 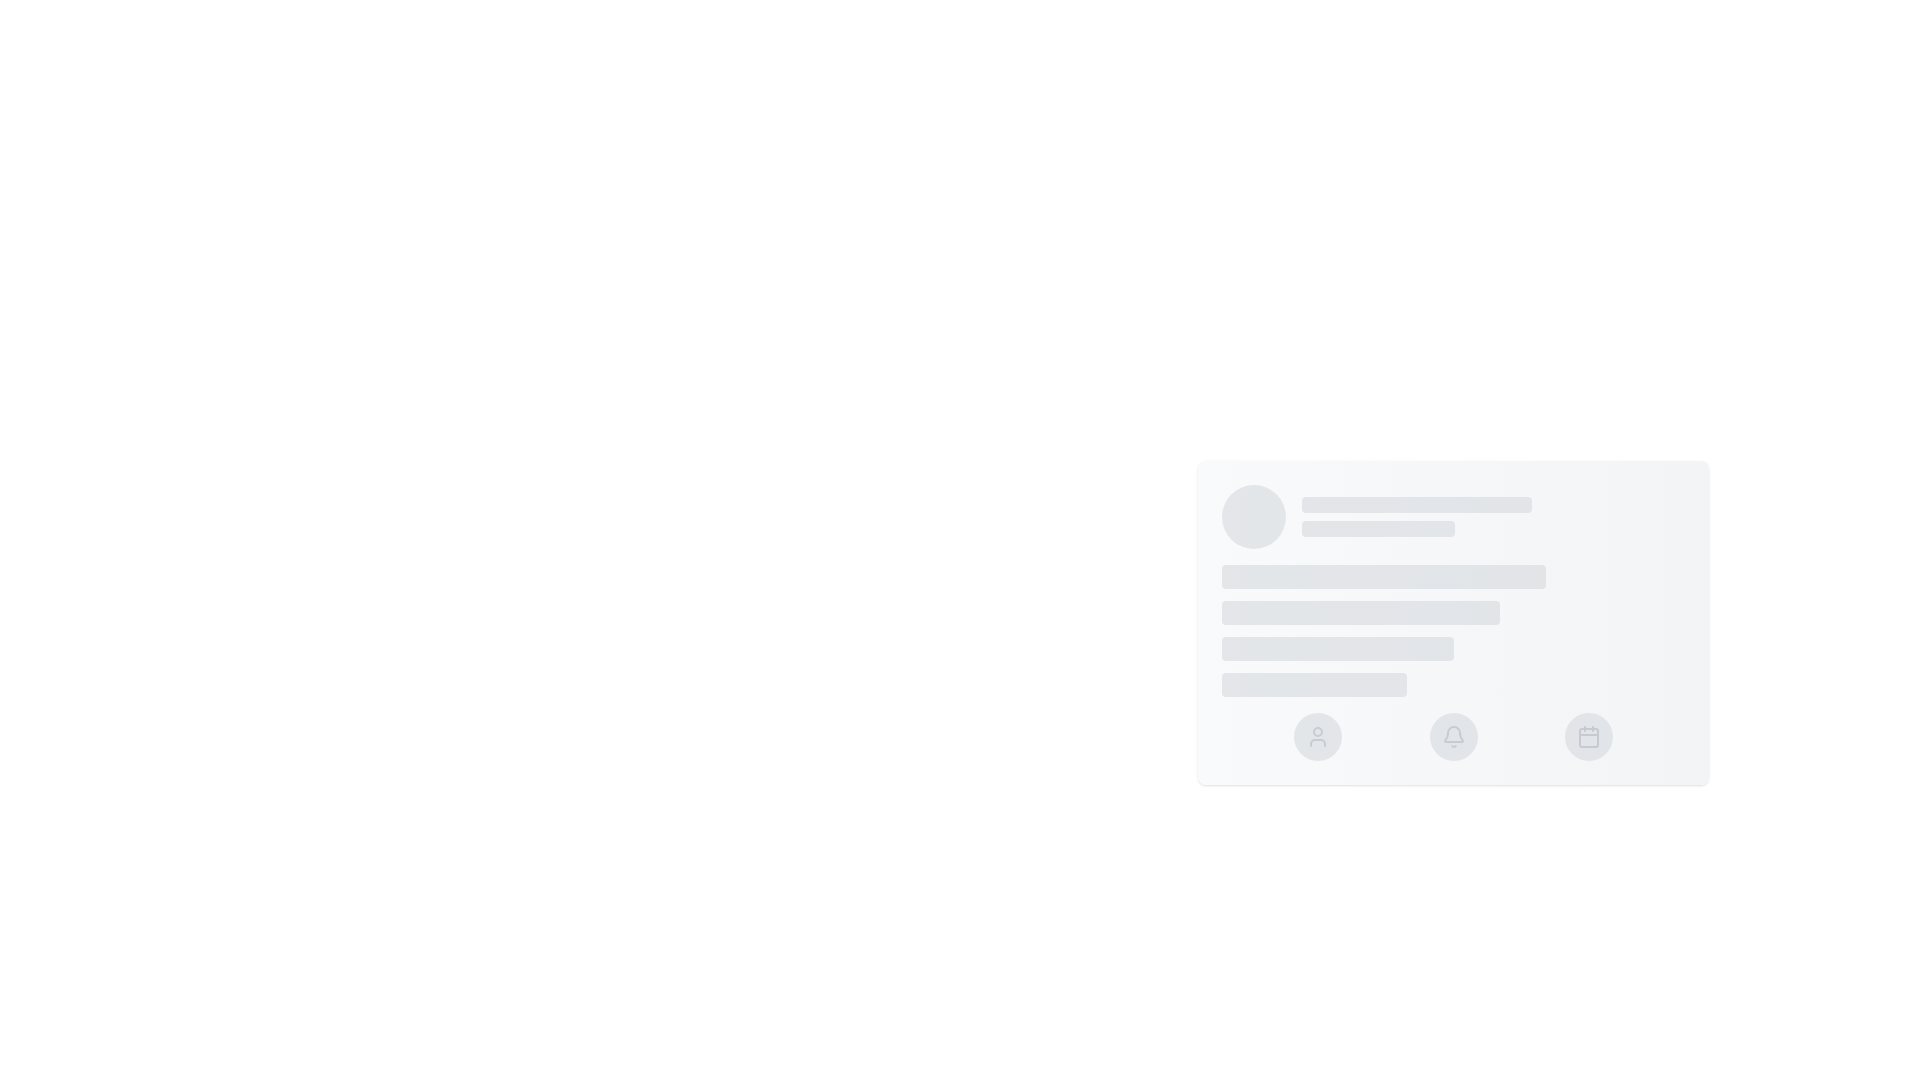 I want to click on the right-side icon button located at the bottom of the rectangular card interface, so click(x=1588, y=736).